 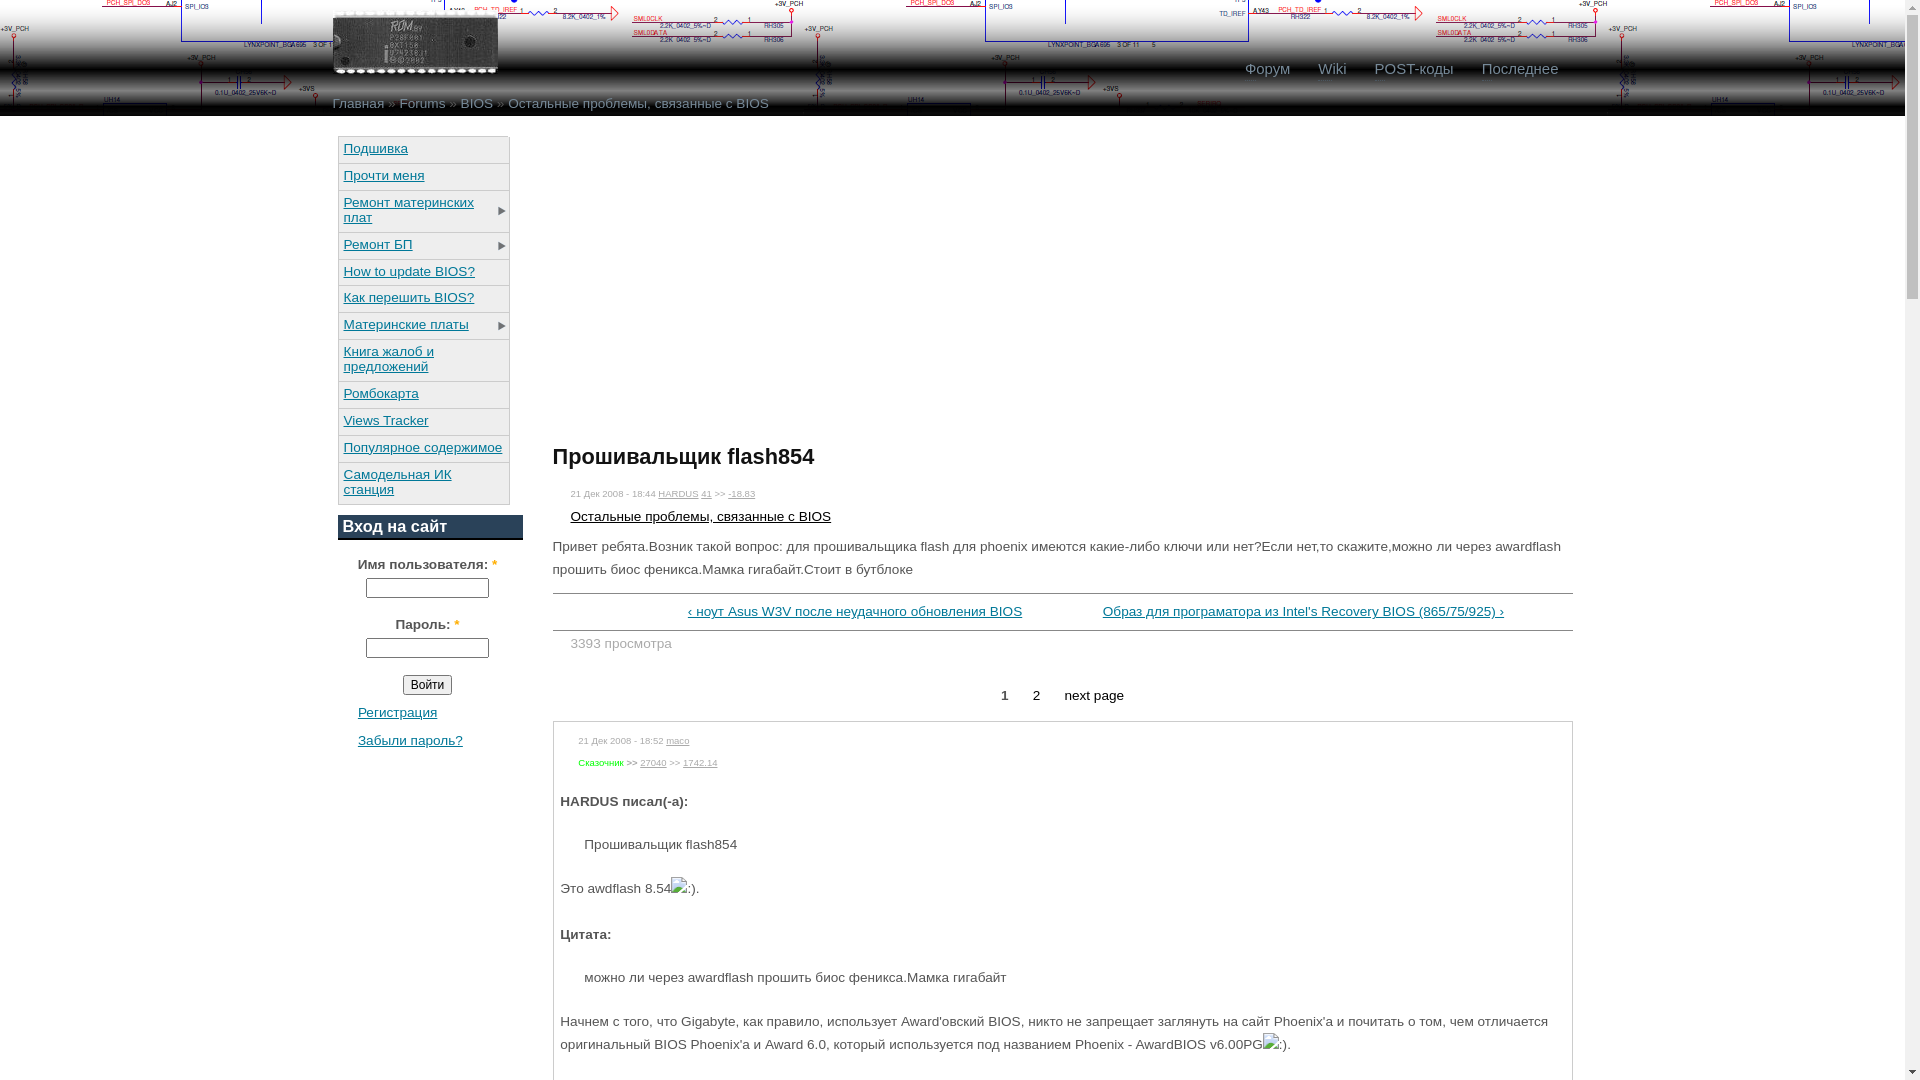 I want to click on 'Forums', so click(x=421, y=103).